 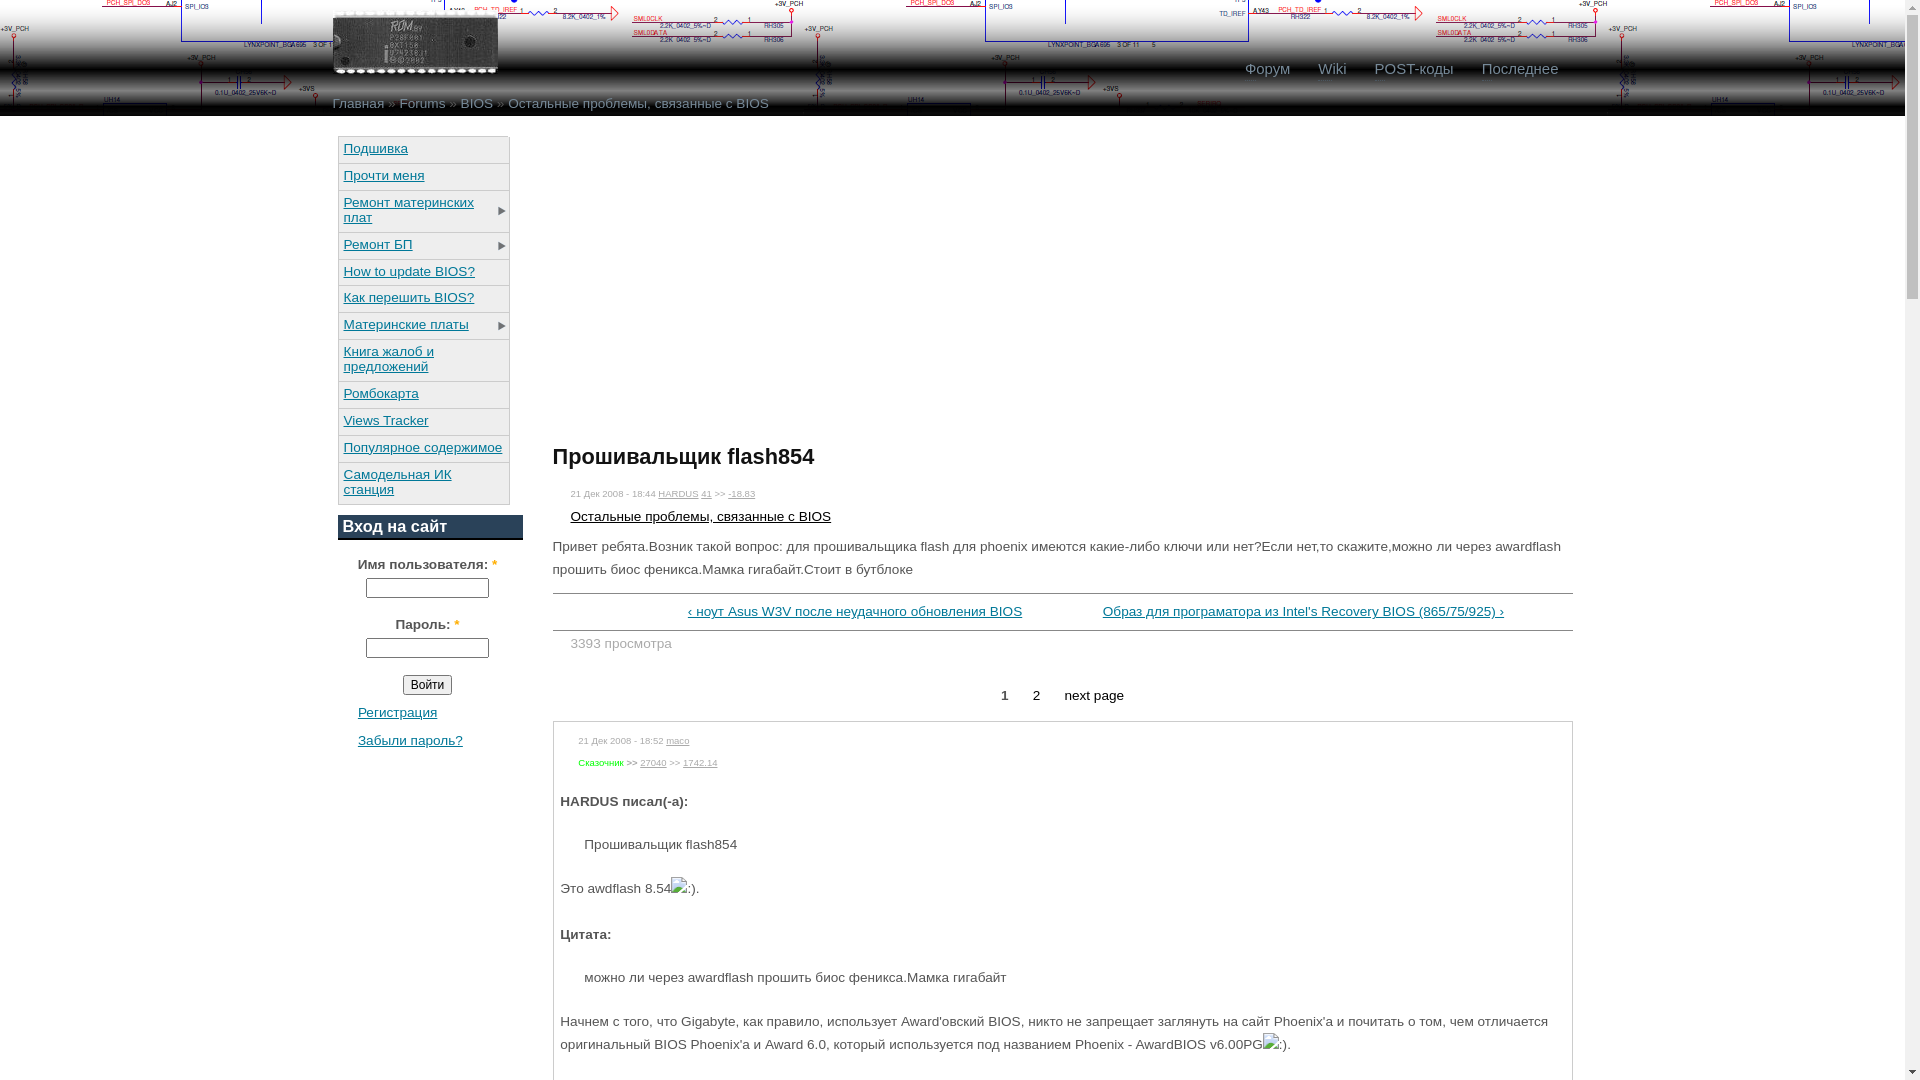 I want to click on 'Forums', so click(x=421, y=103).